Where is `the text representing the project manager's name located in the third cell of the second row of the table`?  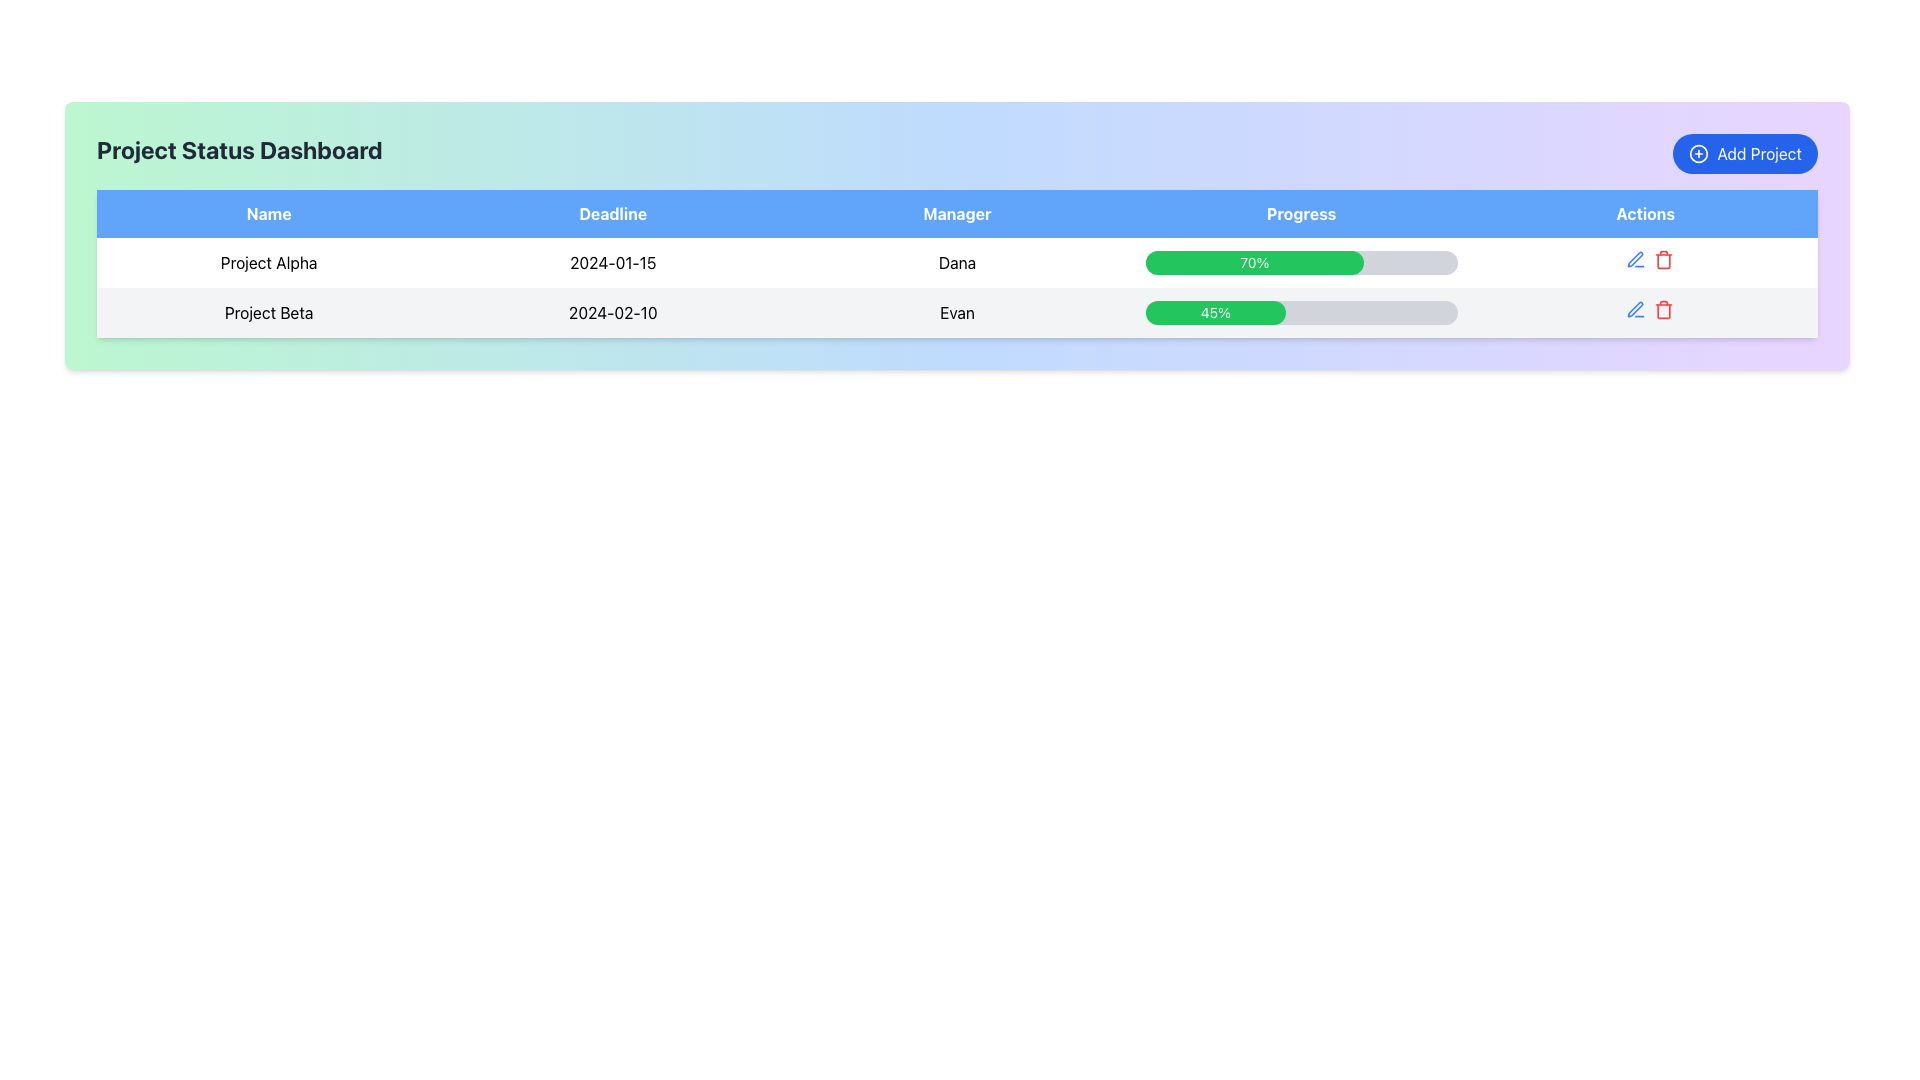 the text representing the project manager's name located in the third cell of the second row of the table is located at coordinates (956, 312).